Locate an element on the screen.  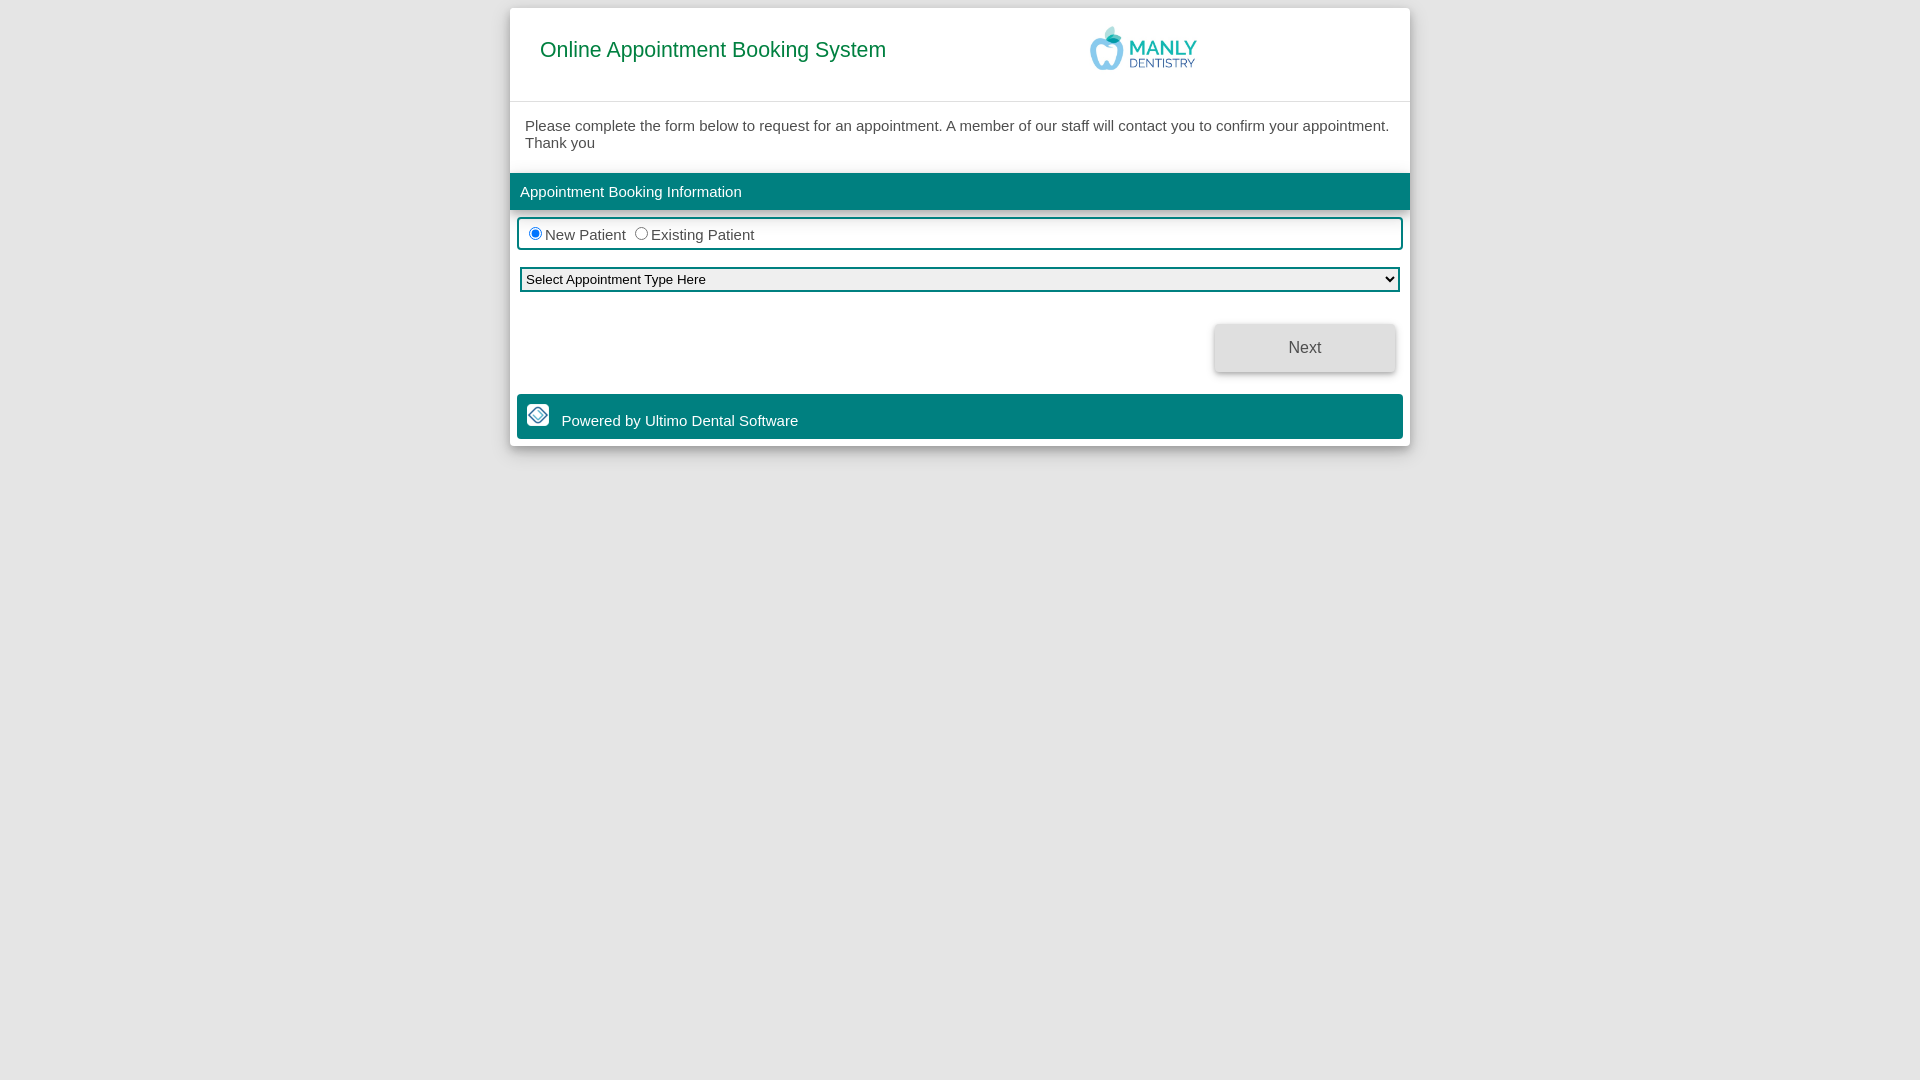
'Next' is located at coordinates (1305, 346).